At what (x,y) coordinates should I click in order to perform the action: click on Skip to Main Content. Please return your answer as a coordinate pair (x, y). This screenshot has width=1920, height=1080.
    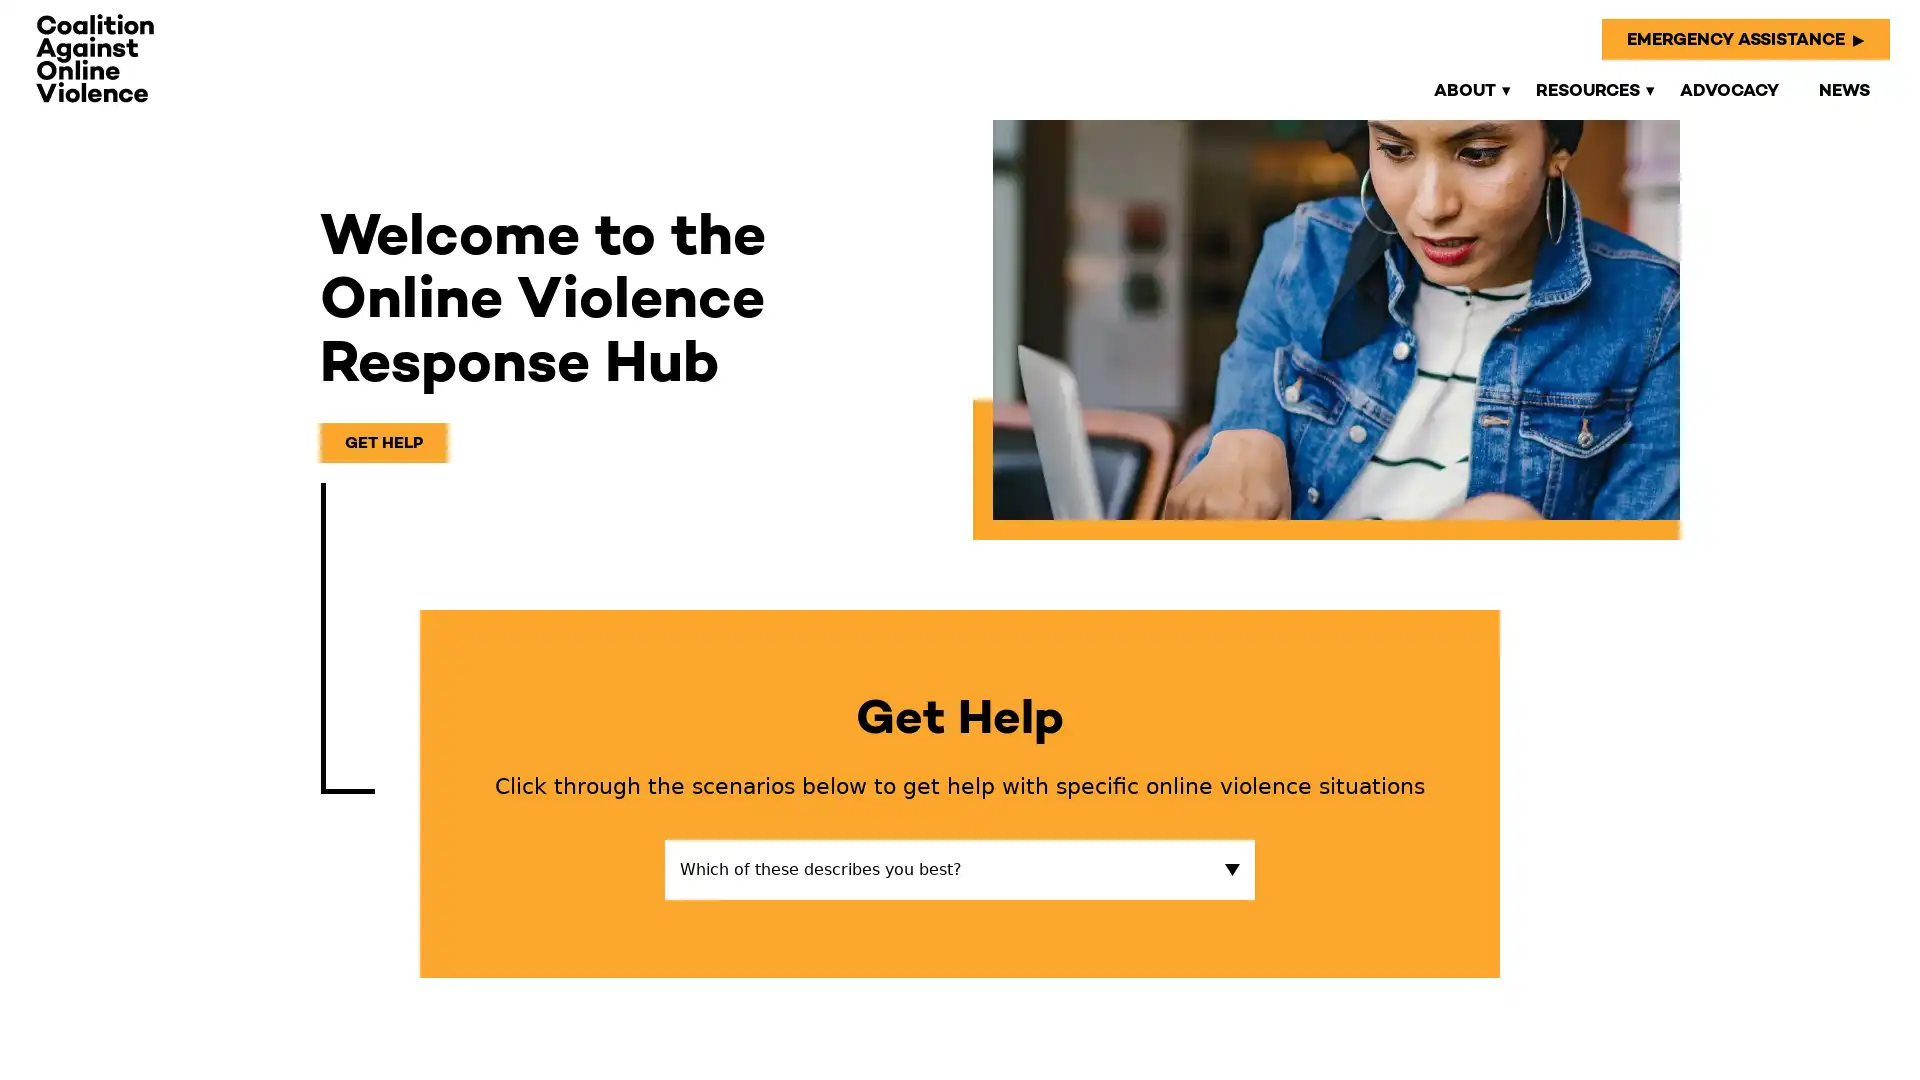
    Looking at the image, I should click on (20, 20).